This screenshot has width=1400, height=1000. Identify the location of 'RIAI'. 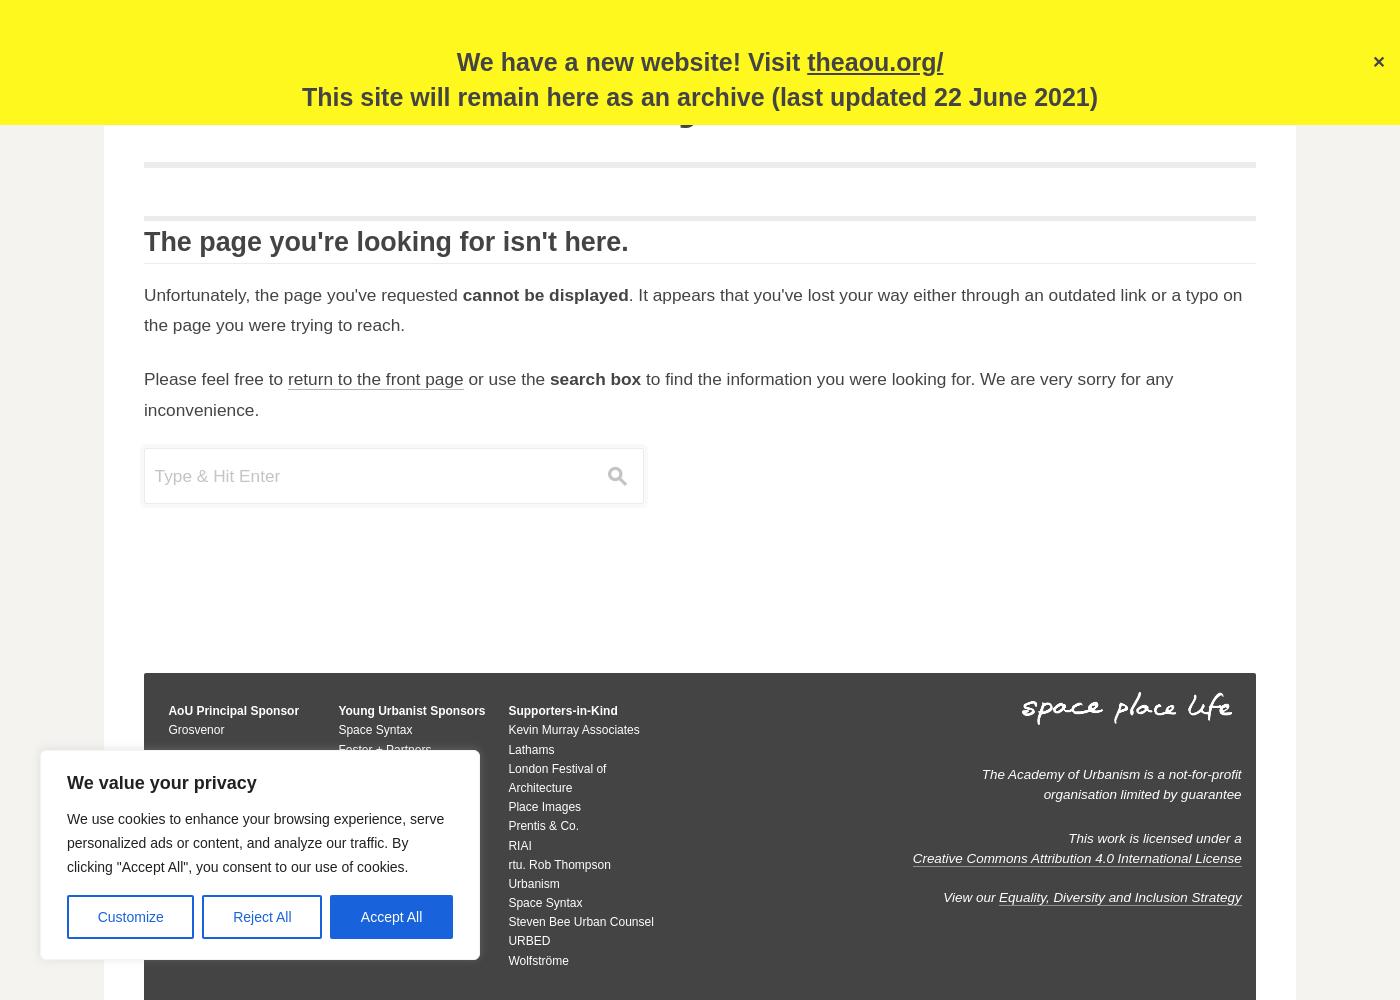
(508, 844).